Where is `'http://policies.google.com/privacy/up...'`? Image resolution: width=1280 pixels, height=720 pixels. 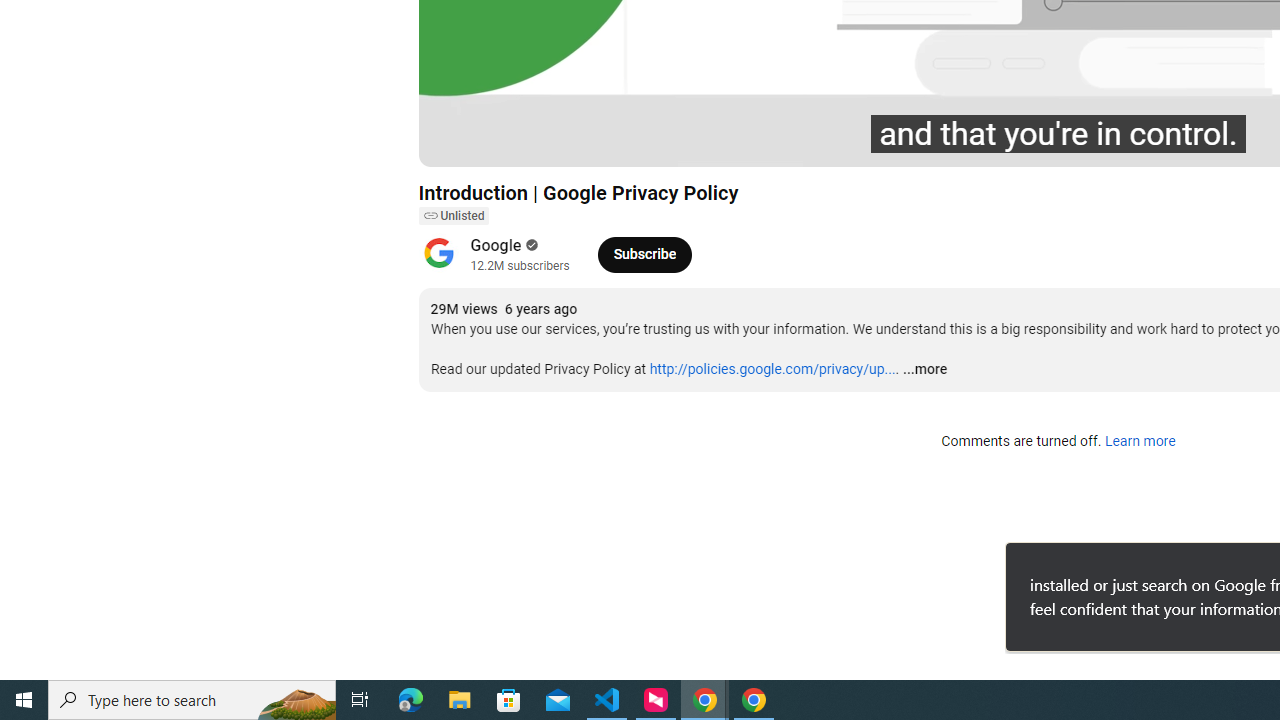
'http://policies.google.com/privacy/up...' is located at coordinates (771, 369).